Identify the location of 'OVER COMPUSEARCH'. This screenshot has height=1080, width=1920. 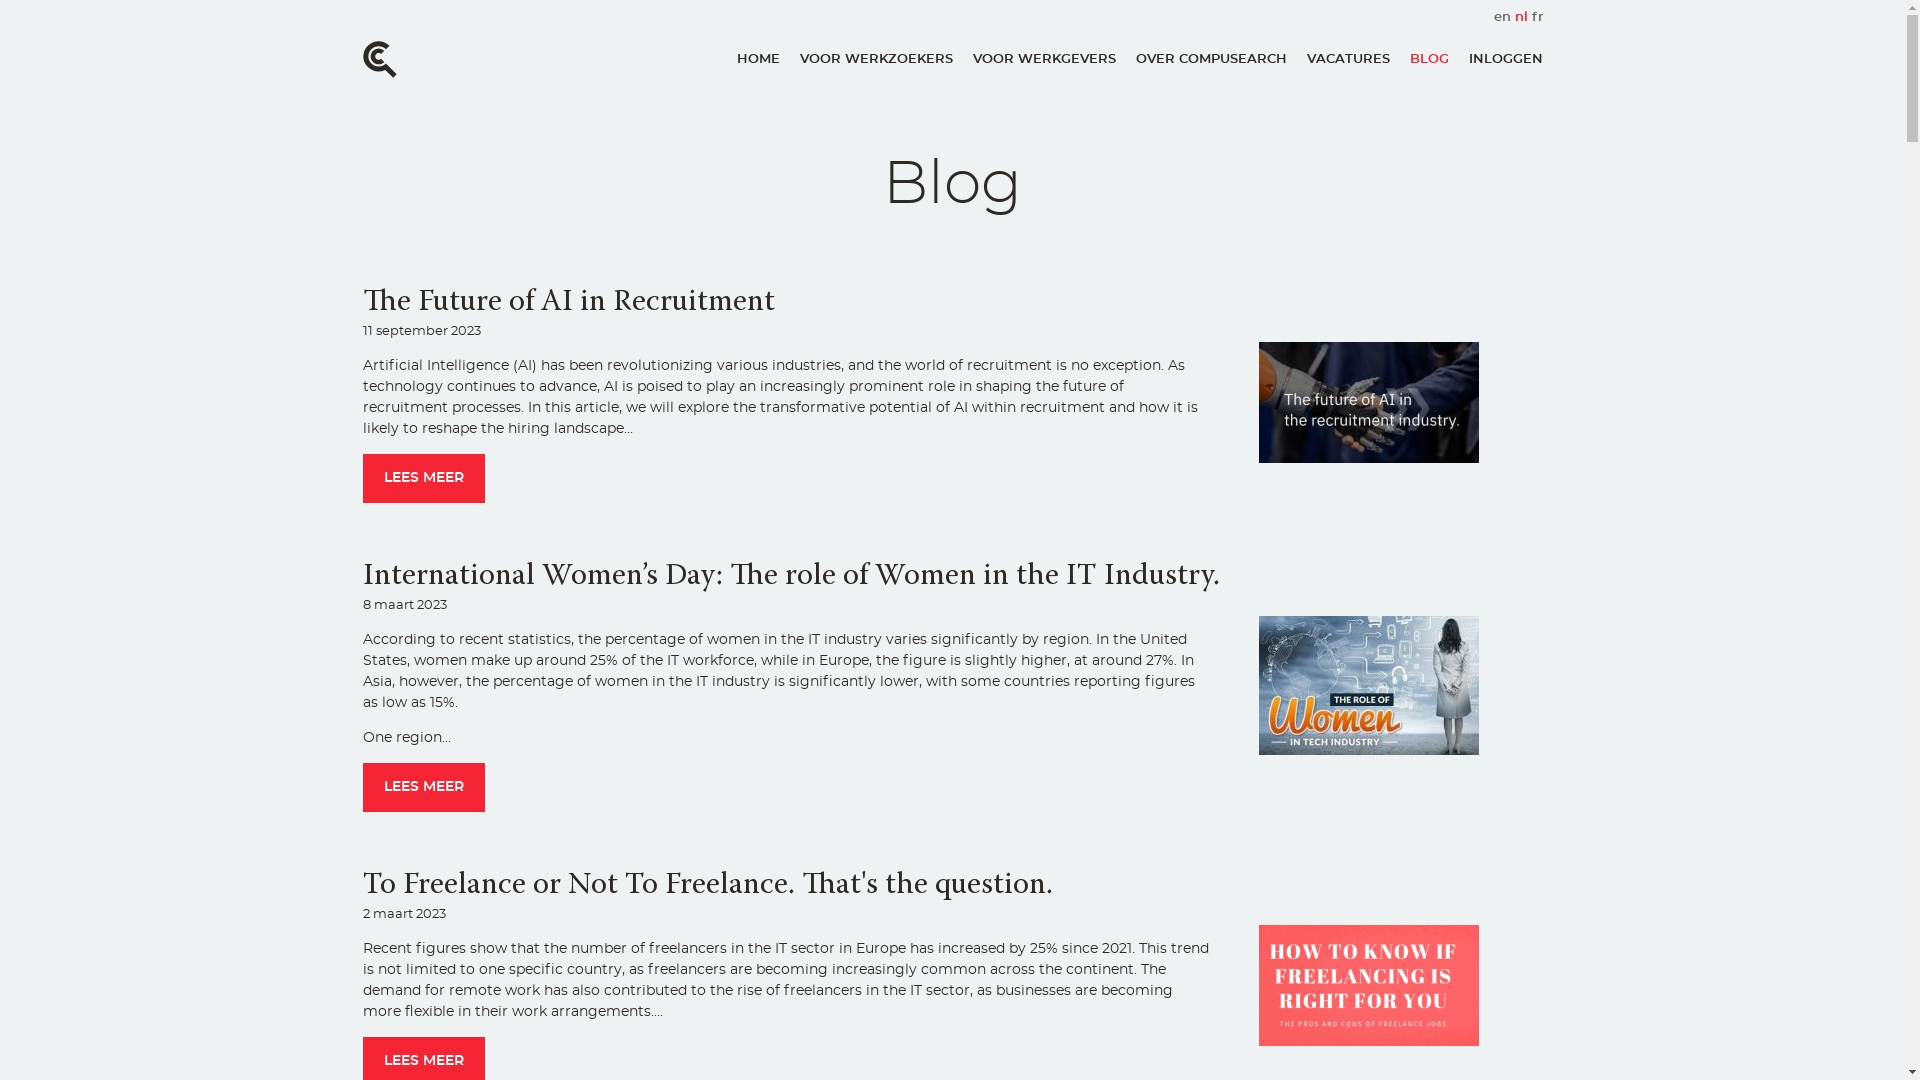
(1210, 58).